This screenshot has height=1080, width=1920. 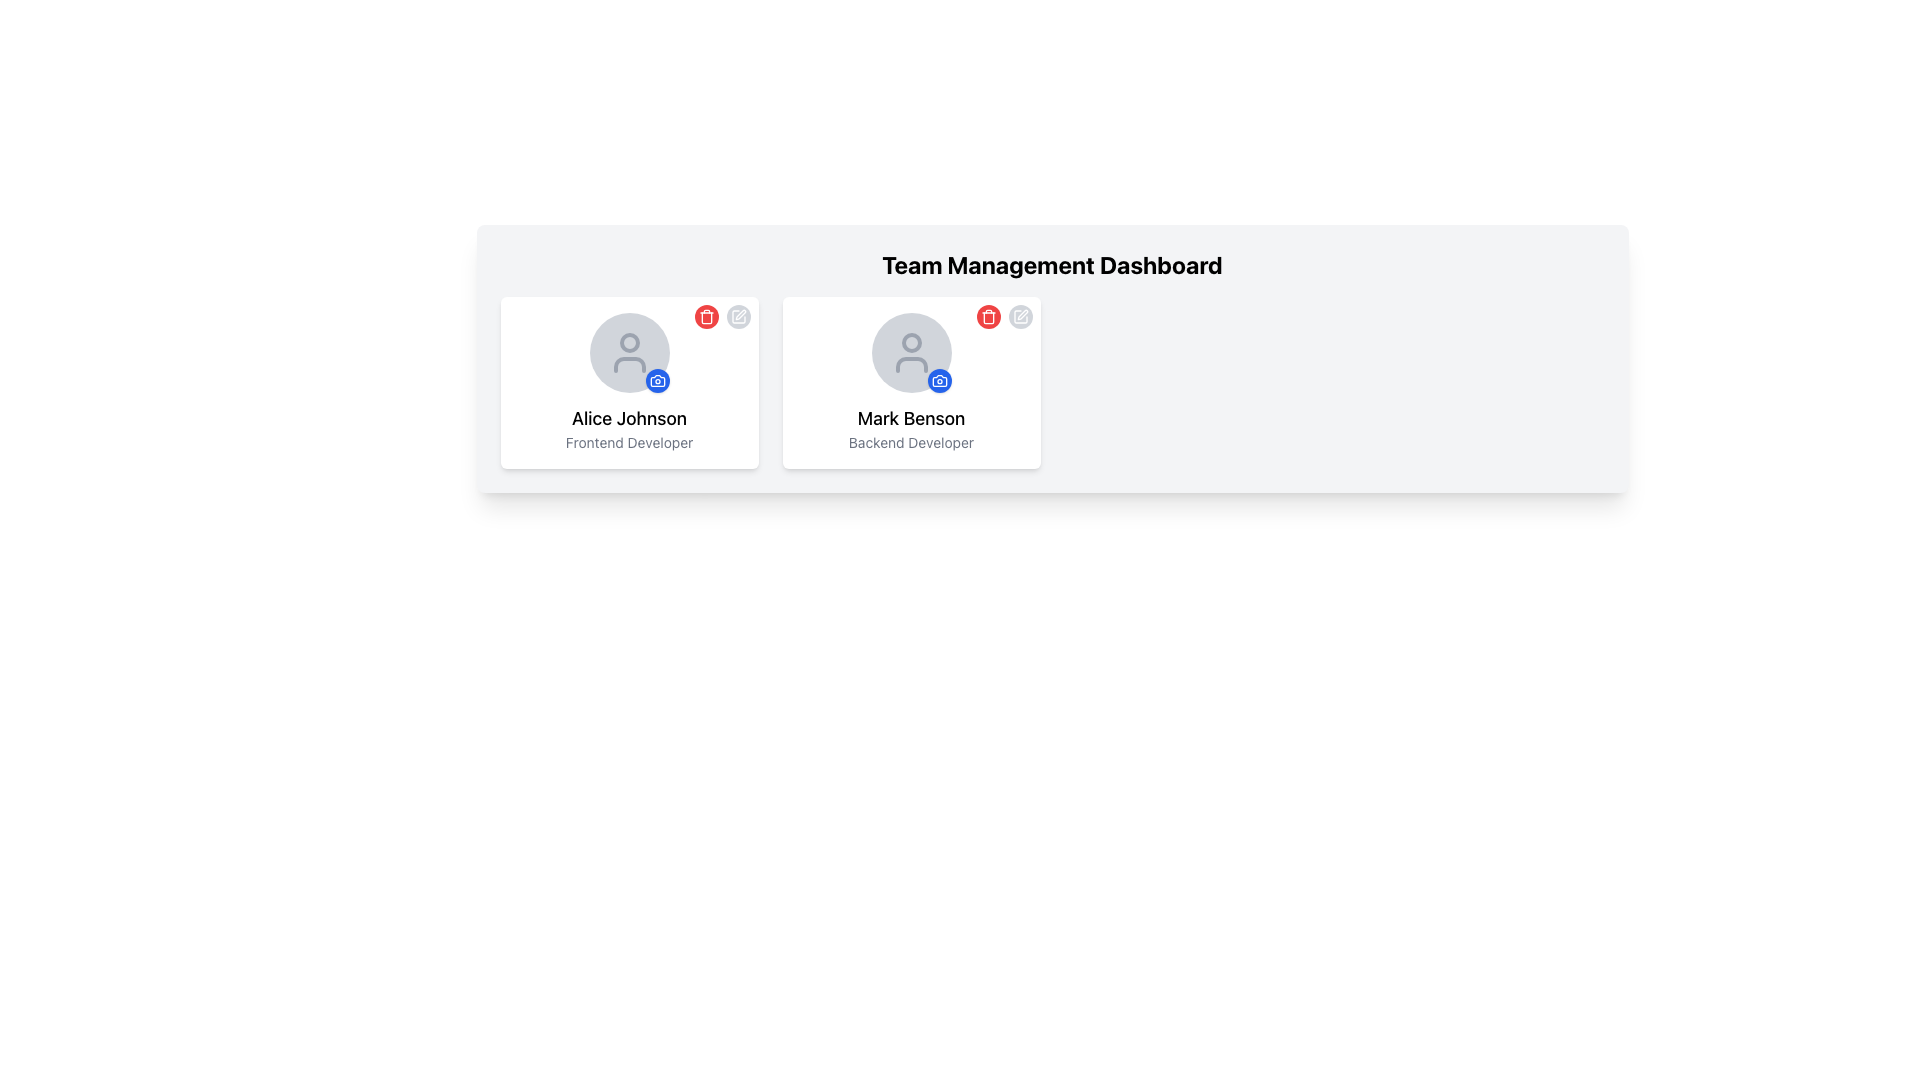 I want to click on the graphical feature depicting the facial detail of Mark Benson's avatar icon located in the upper part of the right user card, so click(x=910, y=342).